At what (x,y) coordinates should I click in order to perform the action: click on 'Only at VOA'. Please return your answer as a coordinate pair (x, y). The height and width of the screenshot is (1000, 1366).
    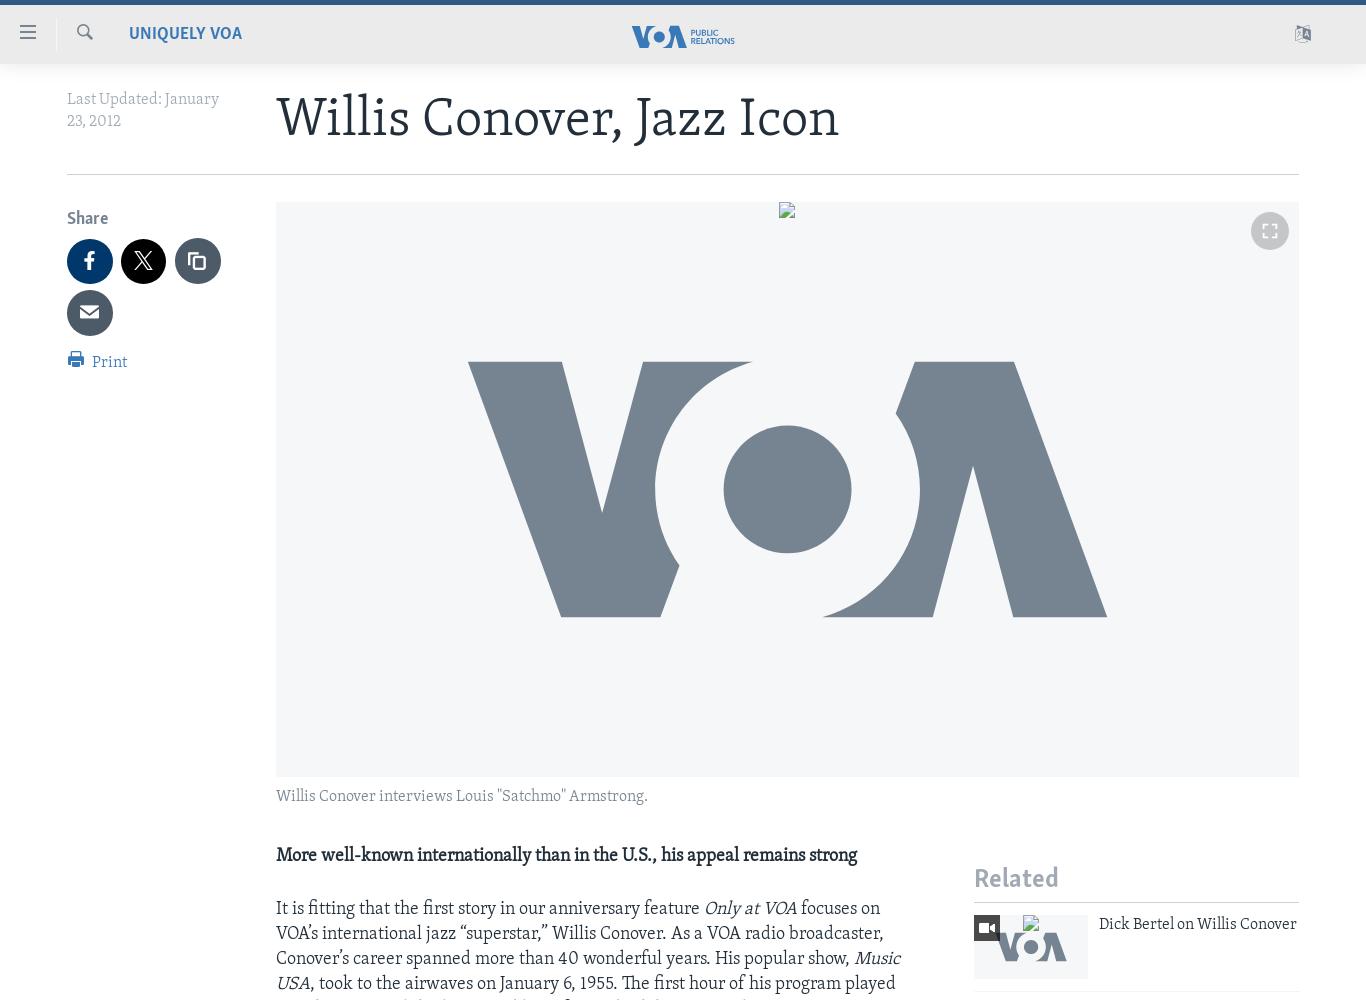
    Looking at the image, I should click on (750, 908).